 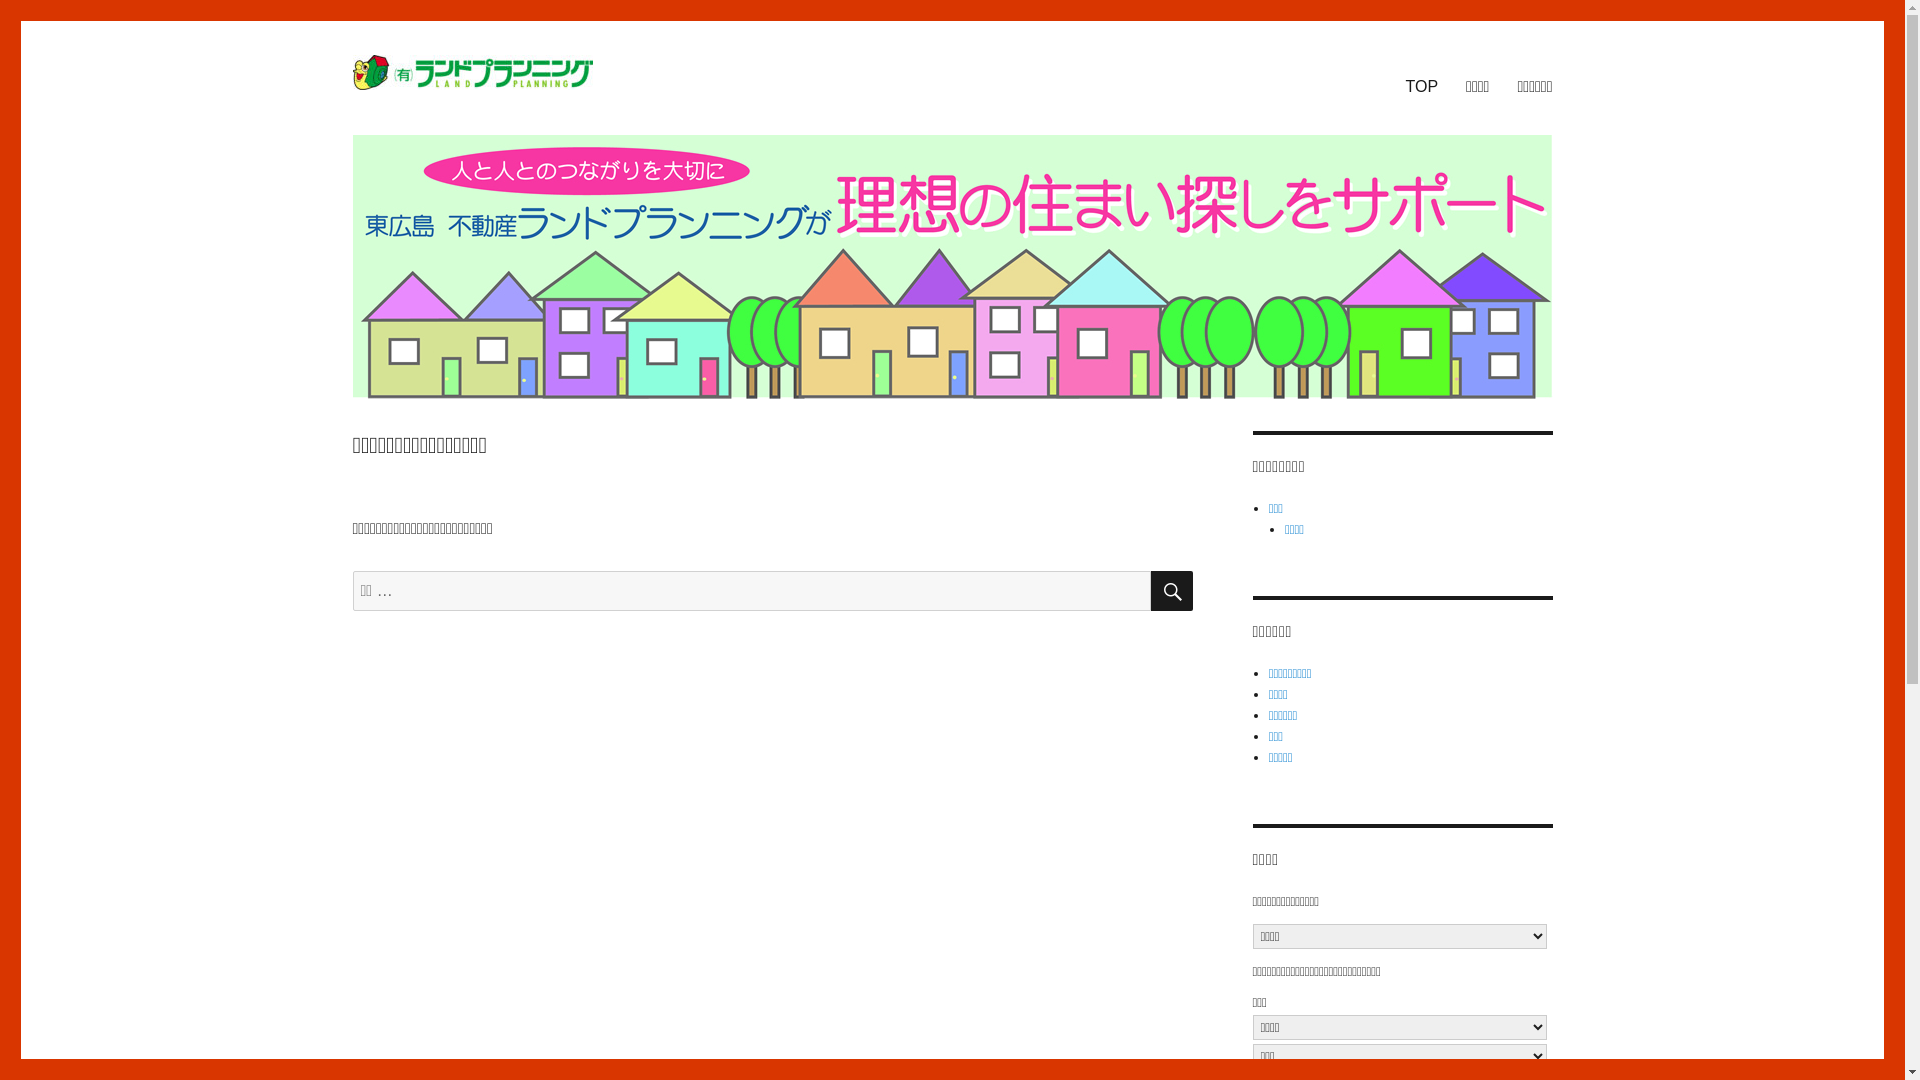 What do you see at coordinates (1420, 84) in the screenshot?
I see `'TOP'` at bounding box center [1420, 84].